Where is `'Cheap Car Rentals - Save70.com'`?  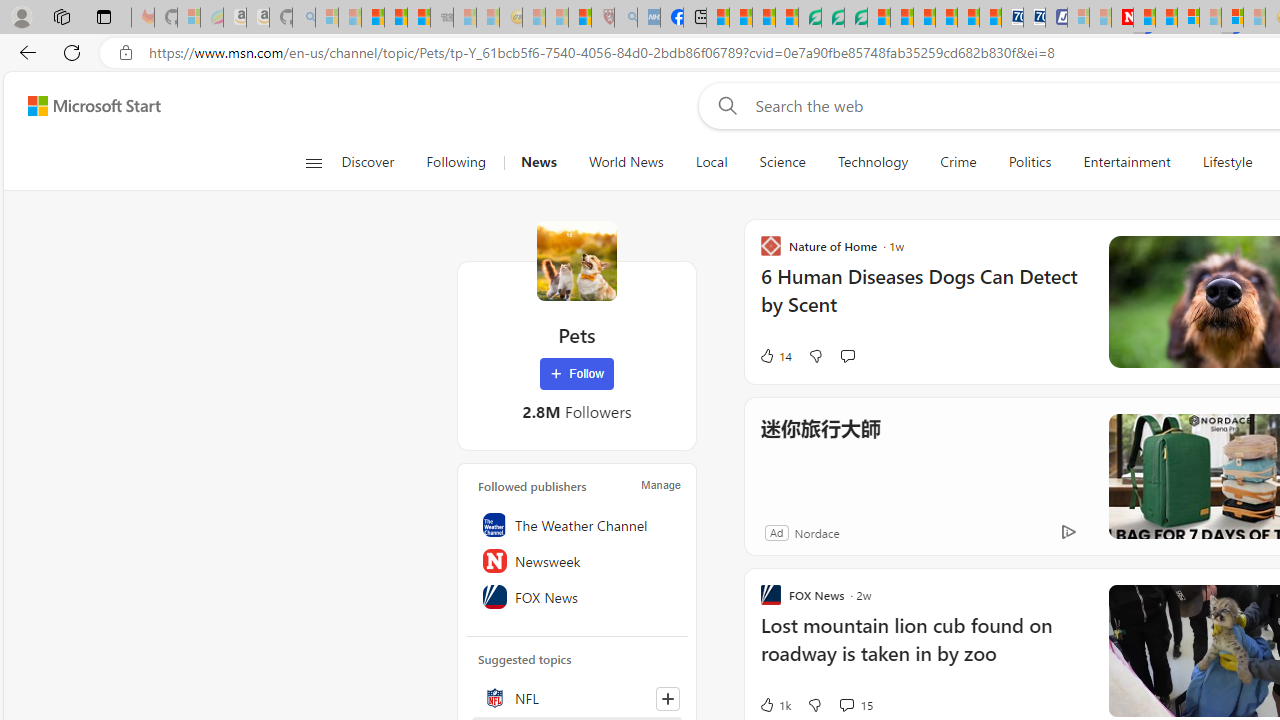
'Cheap Car Rentals - Save70.com' is located at coordinates (1012, 17).